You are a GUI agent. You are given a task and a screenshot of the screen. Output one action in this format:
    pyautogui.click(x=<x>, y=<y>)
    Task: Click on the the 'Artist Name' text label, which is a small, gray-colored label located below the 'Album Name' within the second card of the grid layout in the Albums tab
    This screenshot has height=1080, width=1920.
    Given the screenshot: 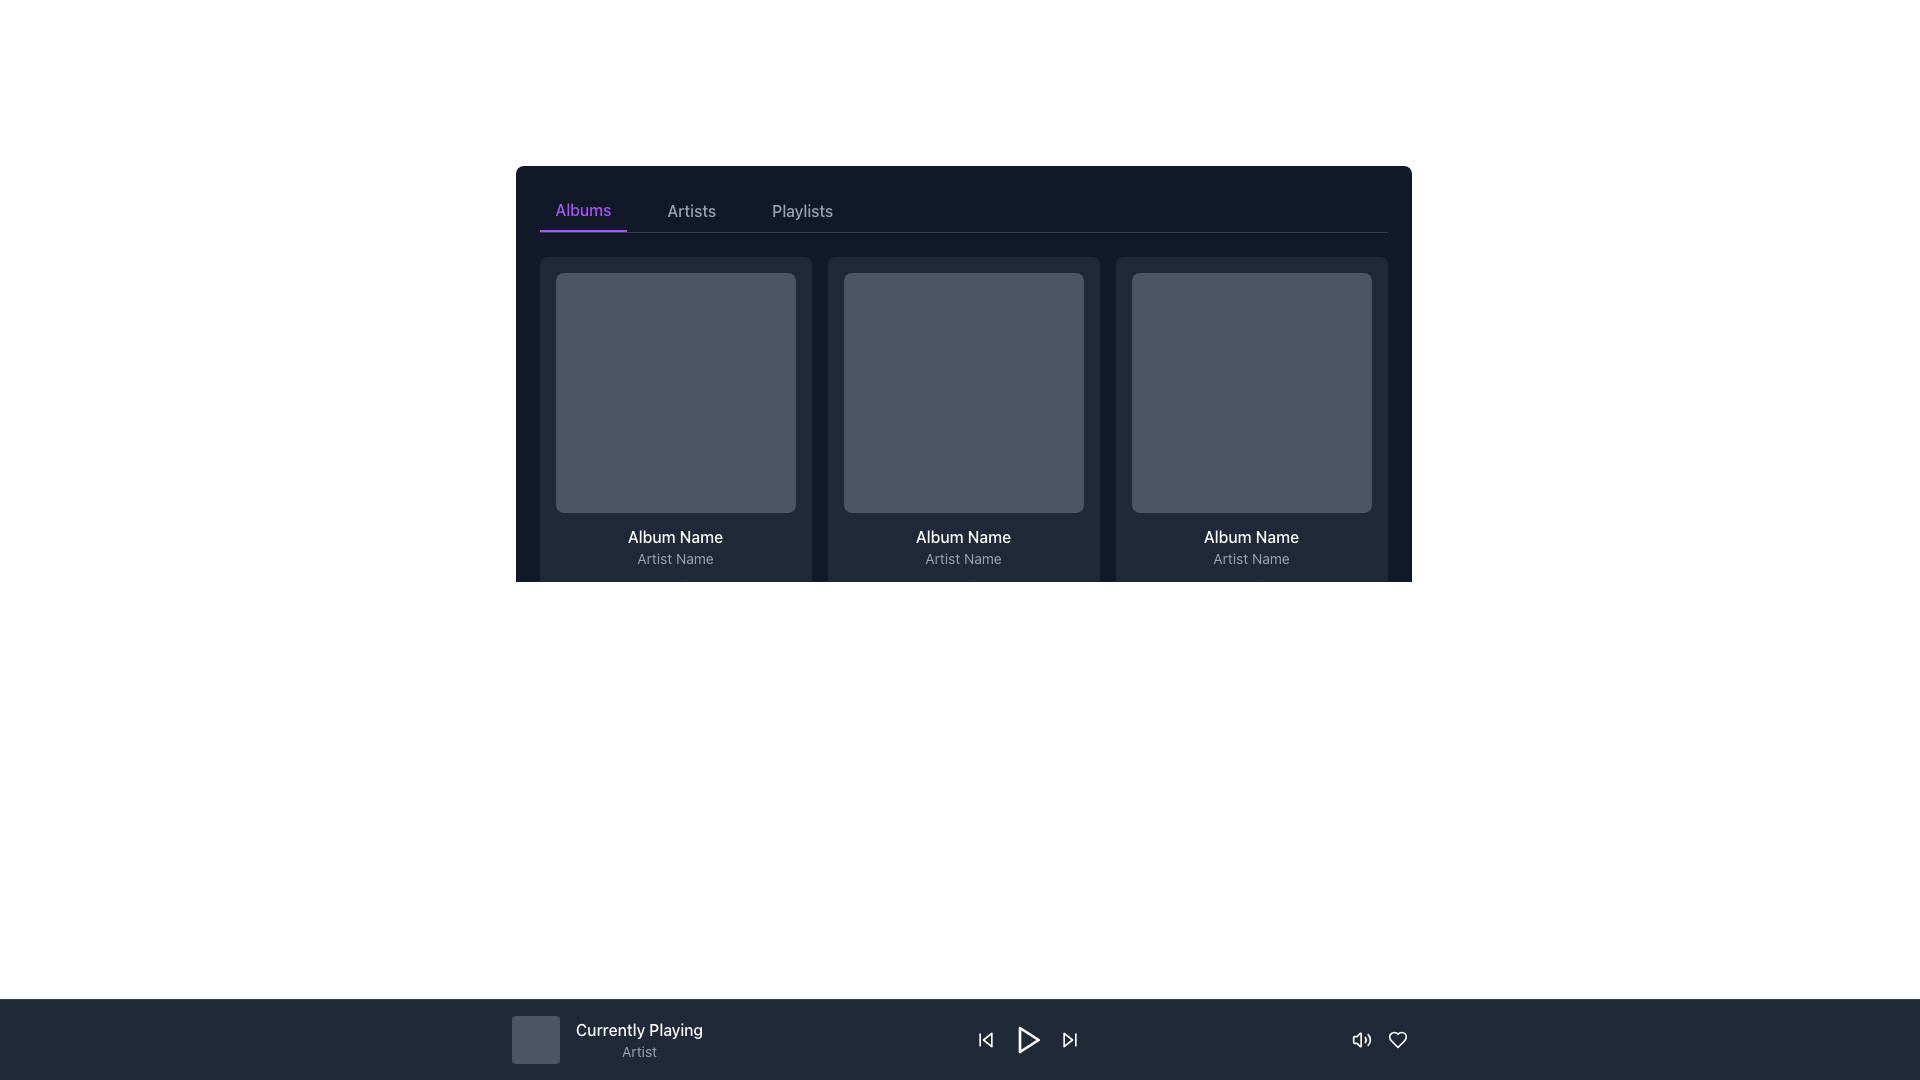 What is the action you would take?
    pyautogui.click(x=963, y=559)
    